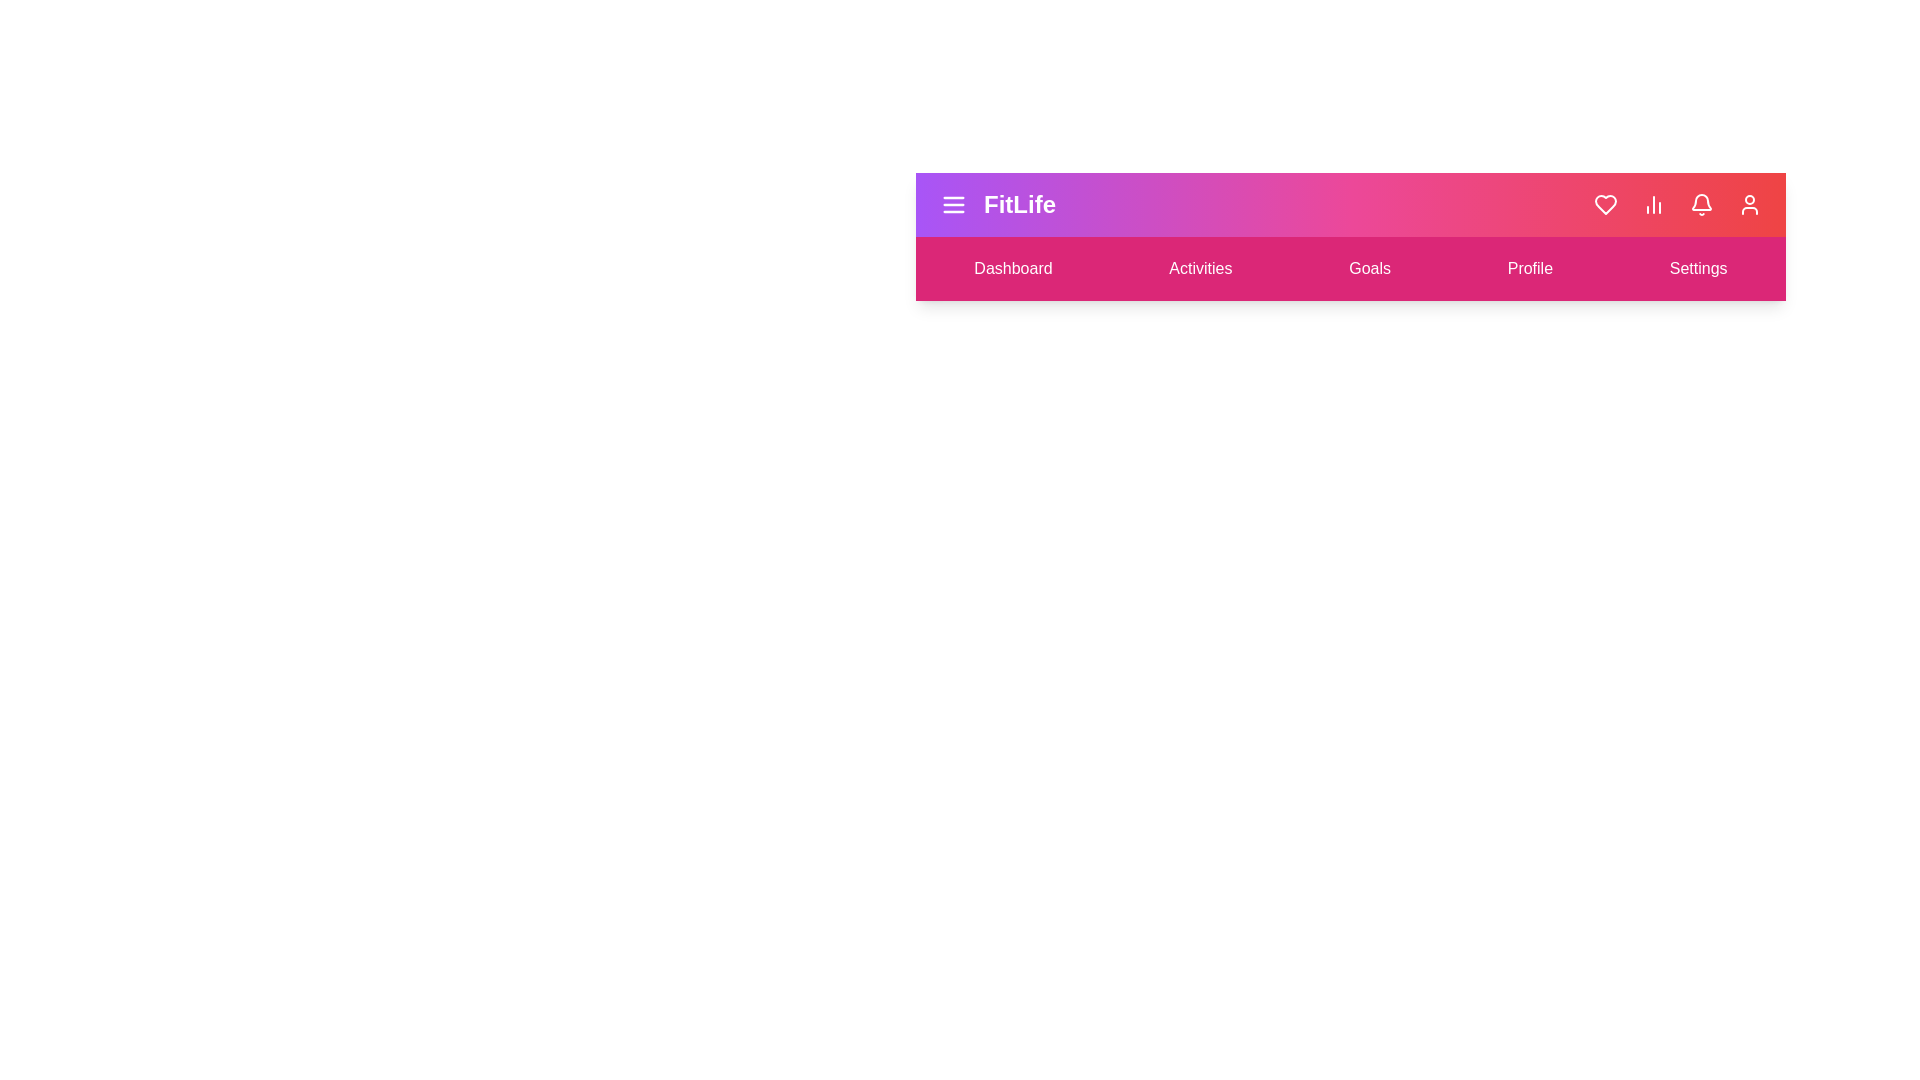 This screenshot has height=1080, width=1920. Describe the element at coordinates (1749, 204) in the screenshot. I see `the user icon to access the profile` at that location.